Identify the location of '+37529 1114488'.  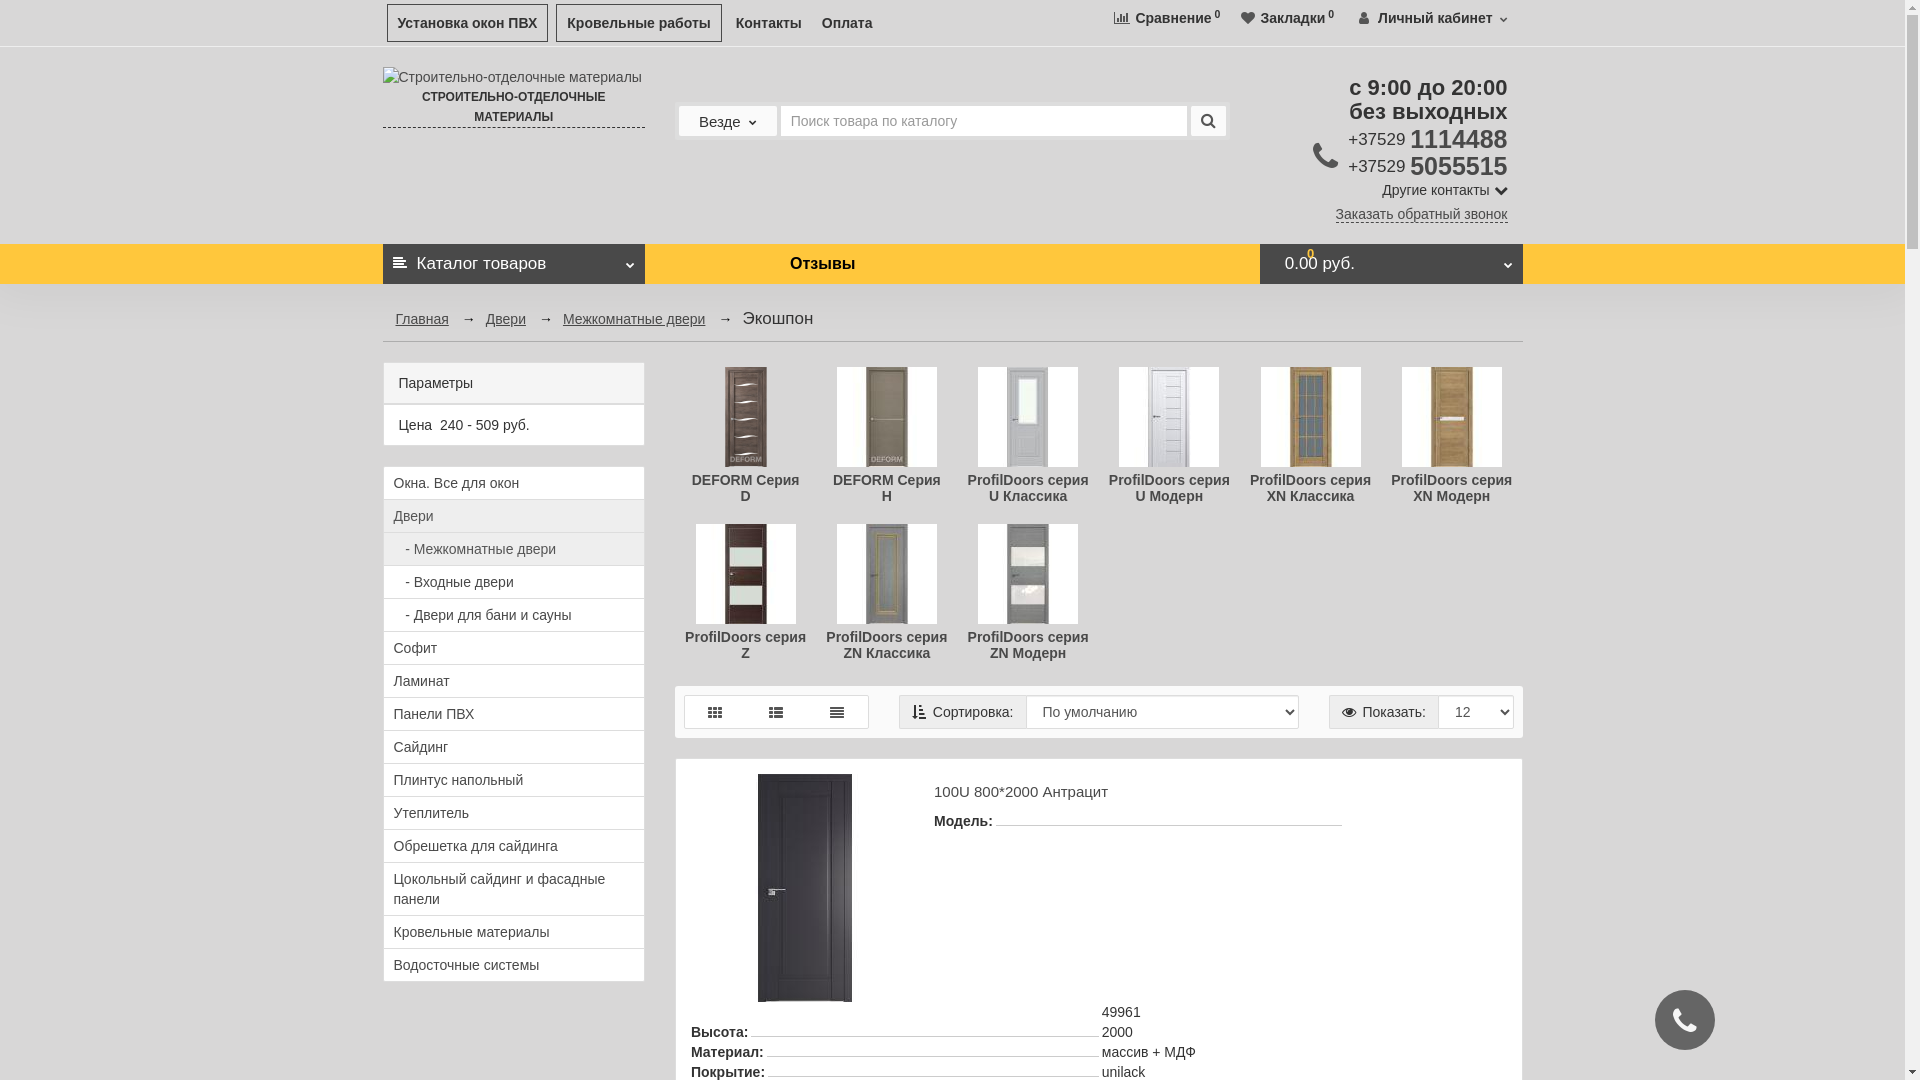
(1348, 137).